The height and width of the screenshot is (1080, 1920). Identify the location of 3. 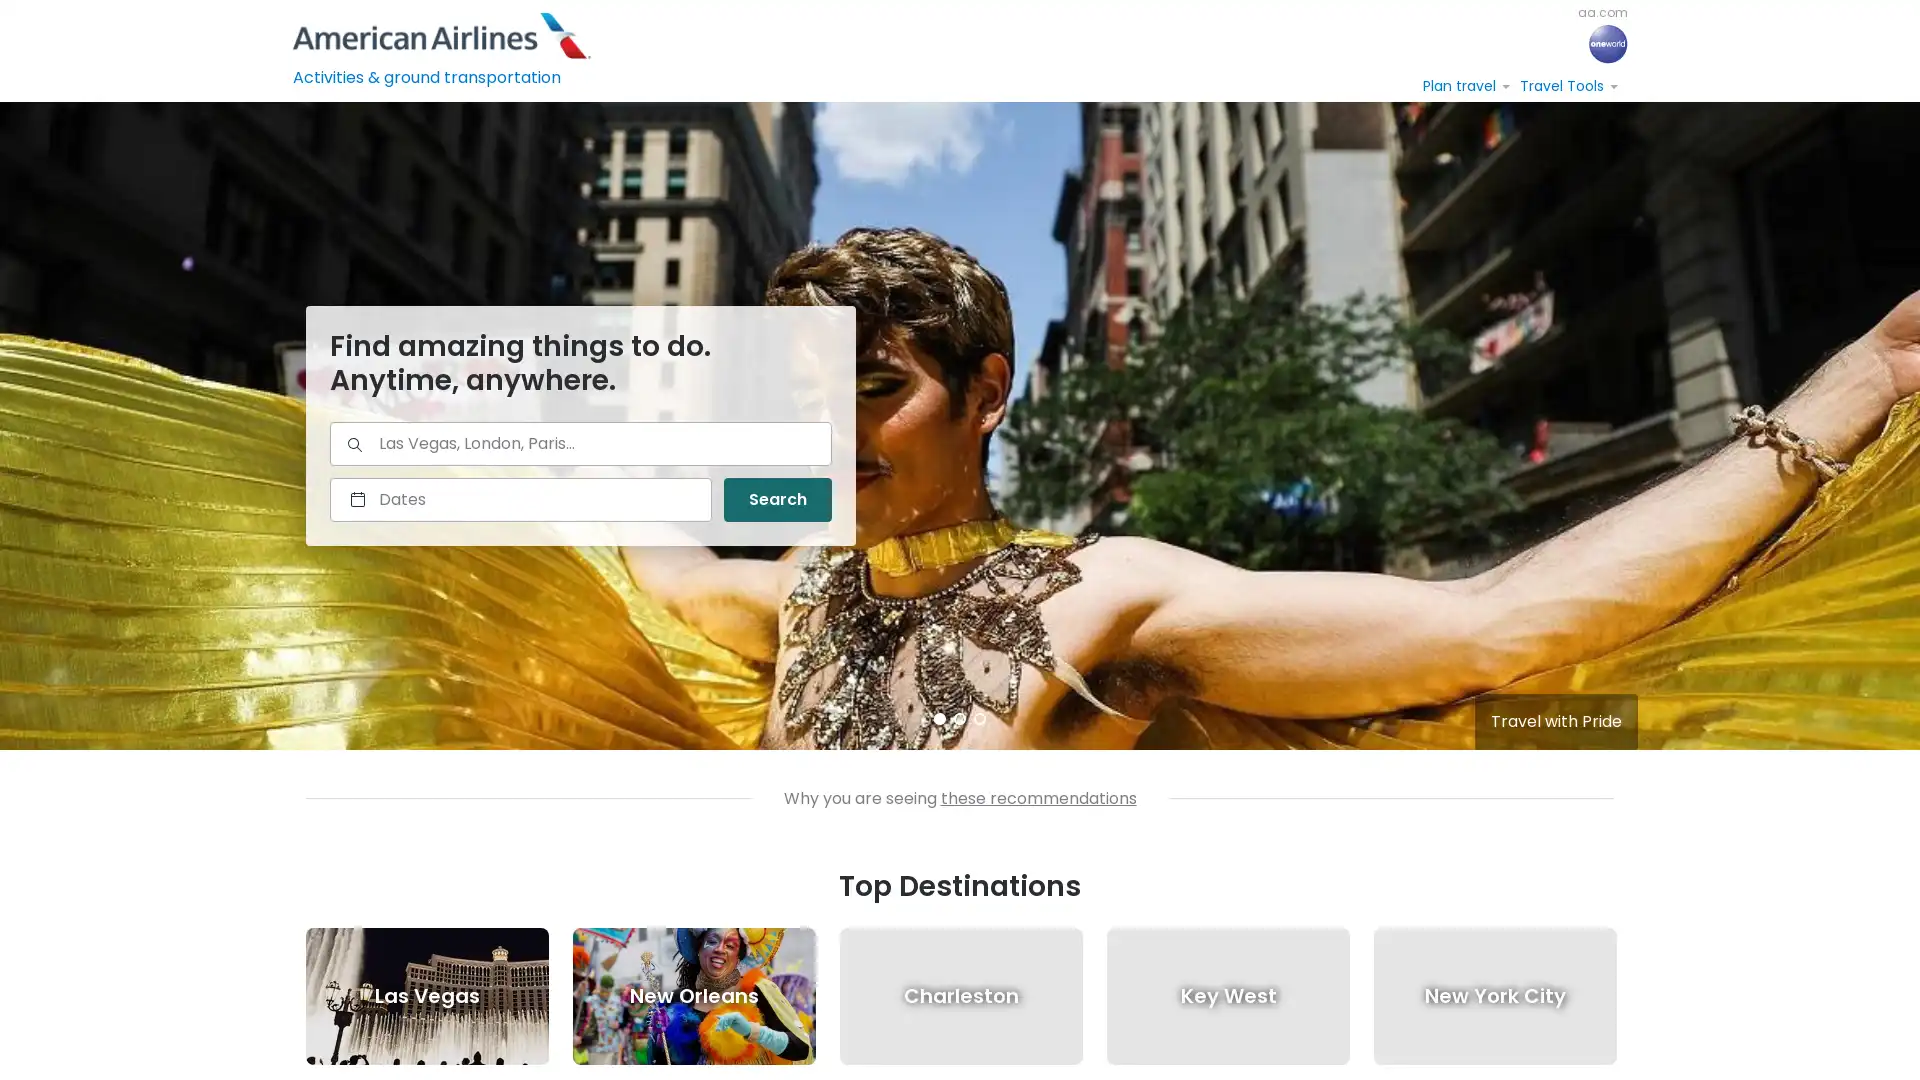
(979, 431).